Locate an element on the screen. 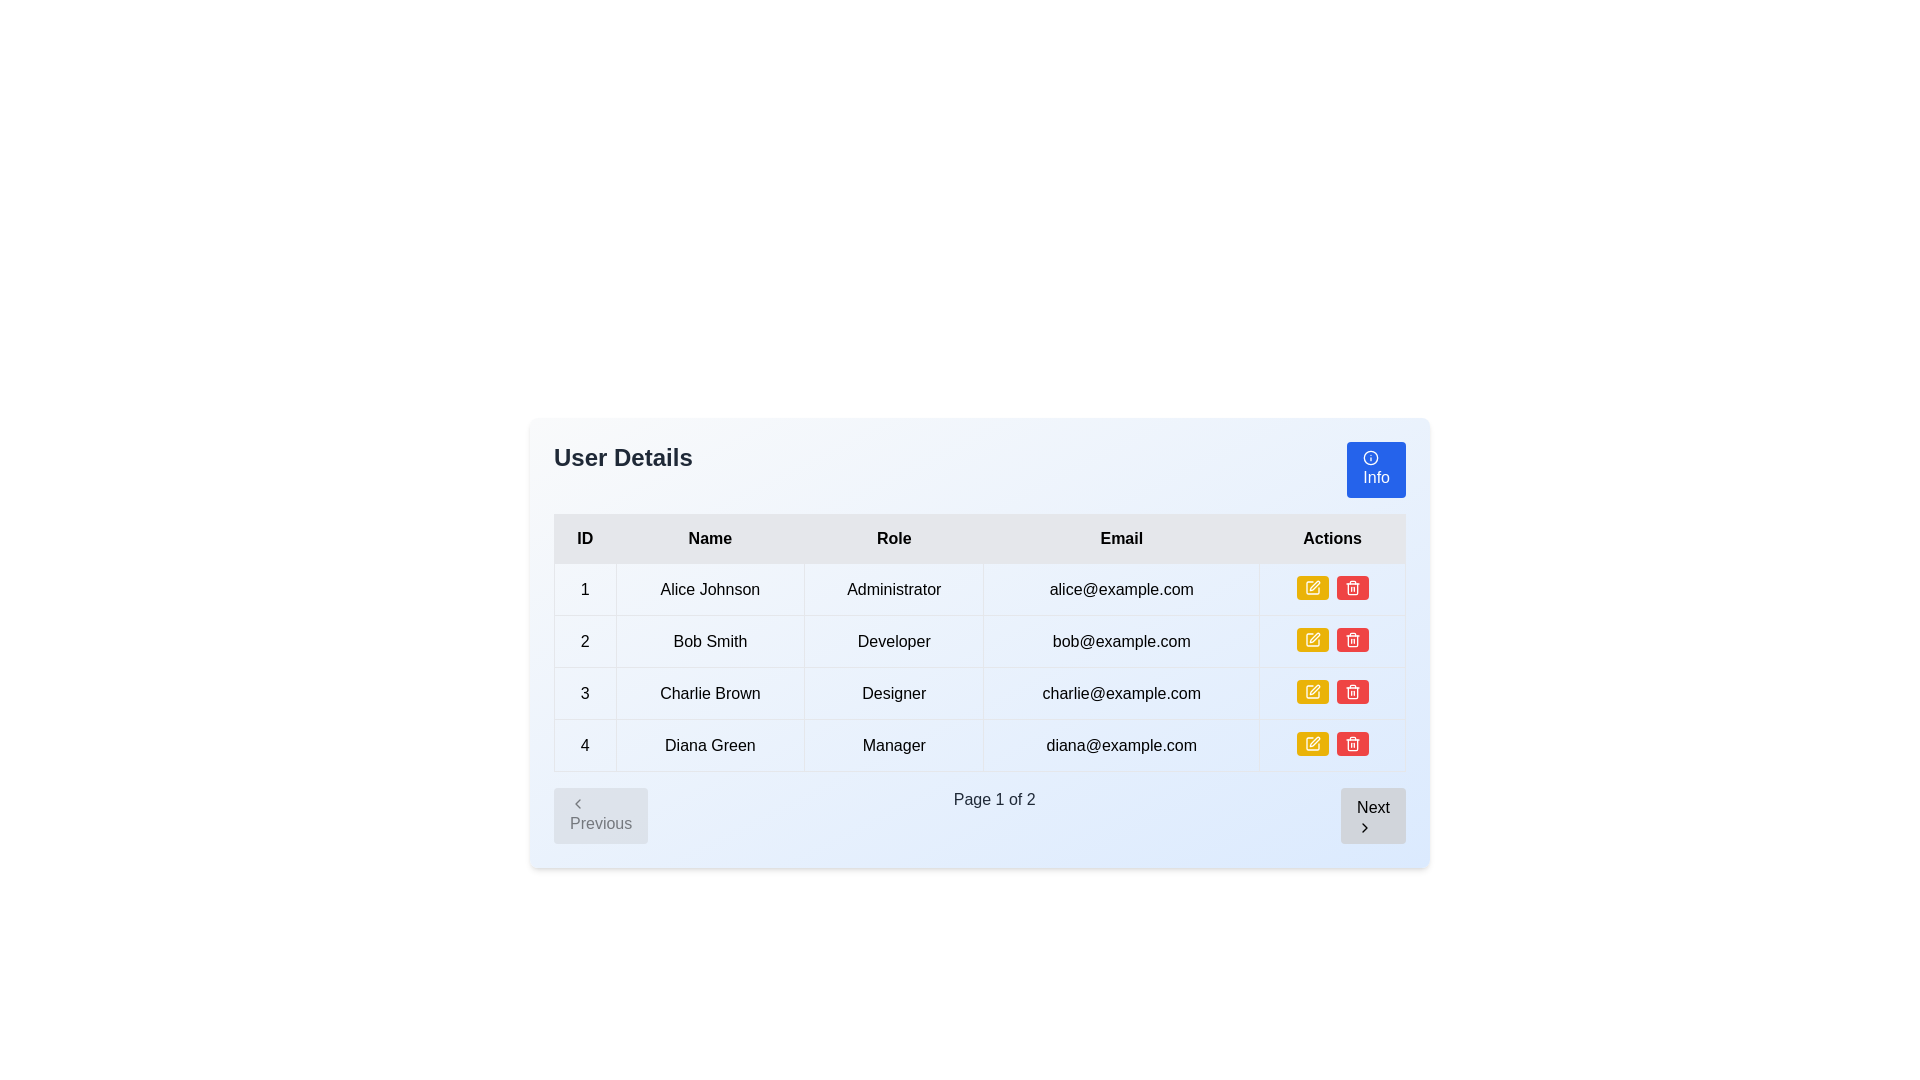 This screenshot has height=1080, width=1920. the first icon in the third row of the 'Actions' column, which represents an editing or design action is located at coordinates (1312, 690).